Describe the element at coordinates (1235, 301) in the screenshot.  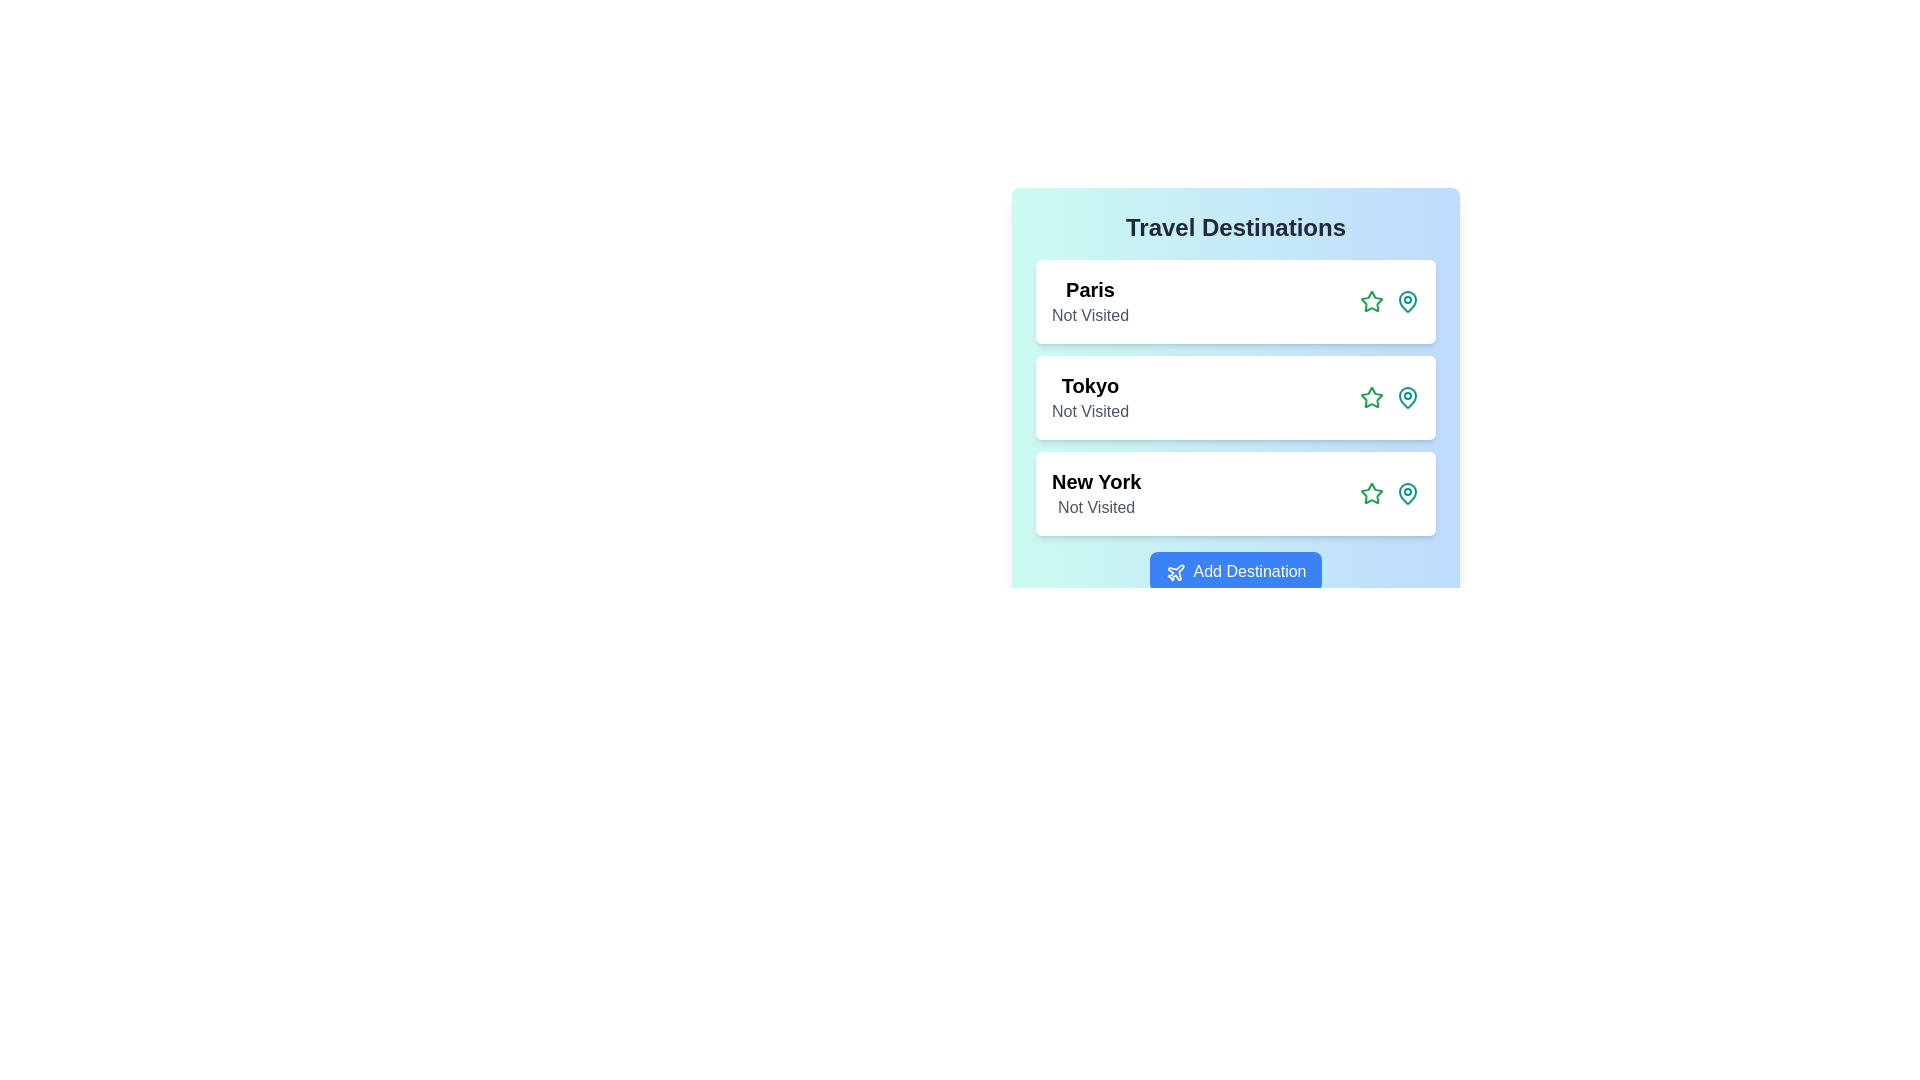
I see `the destination item Paris to observe its hover effect` at that location.